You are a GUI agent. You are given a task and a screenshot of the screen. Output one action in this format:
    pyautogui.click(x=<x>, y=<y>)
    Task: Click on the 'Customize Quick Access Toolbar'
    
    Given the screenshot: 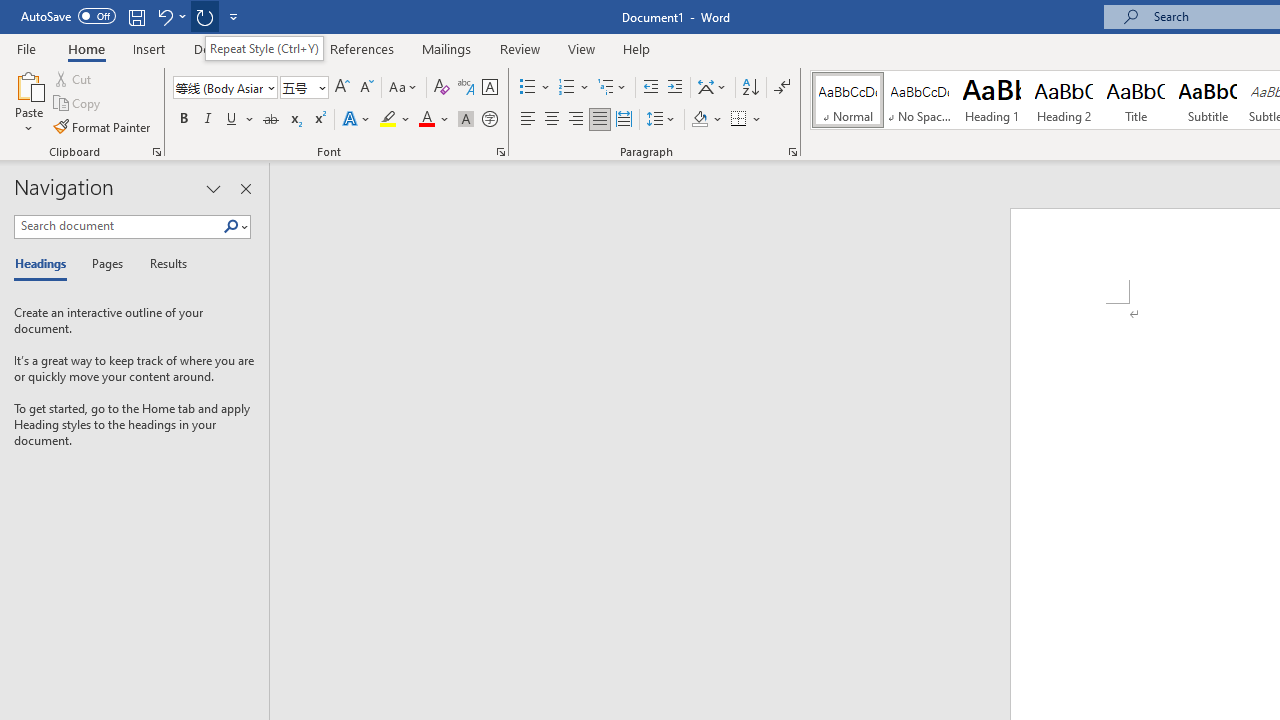 What is the action you would take?
    pyautogui.click(x=234, y=16)
    